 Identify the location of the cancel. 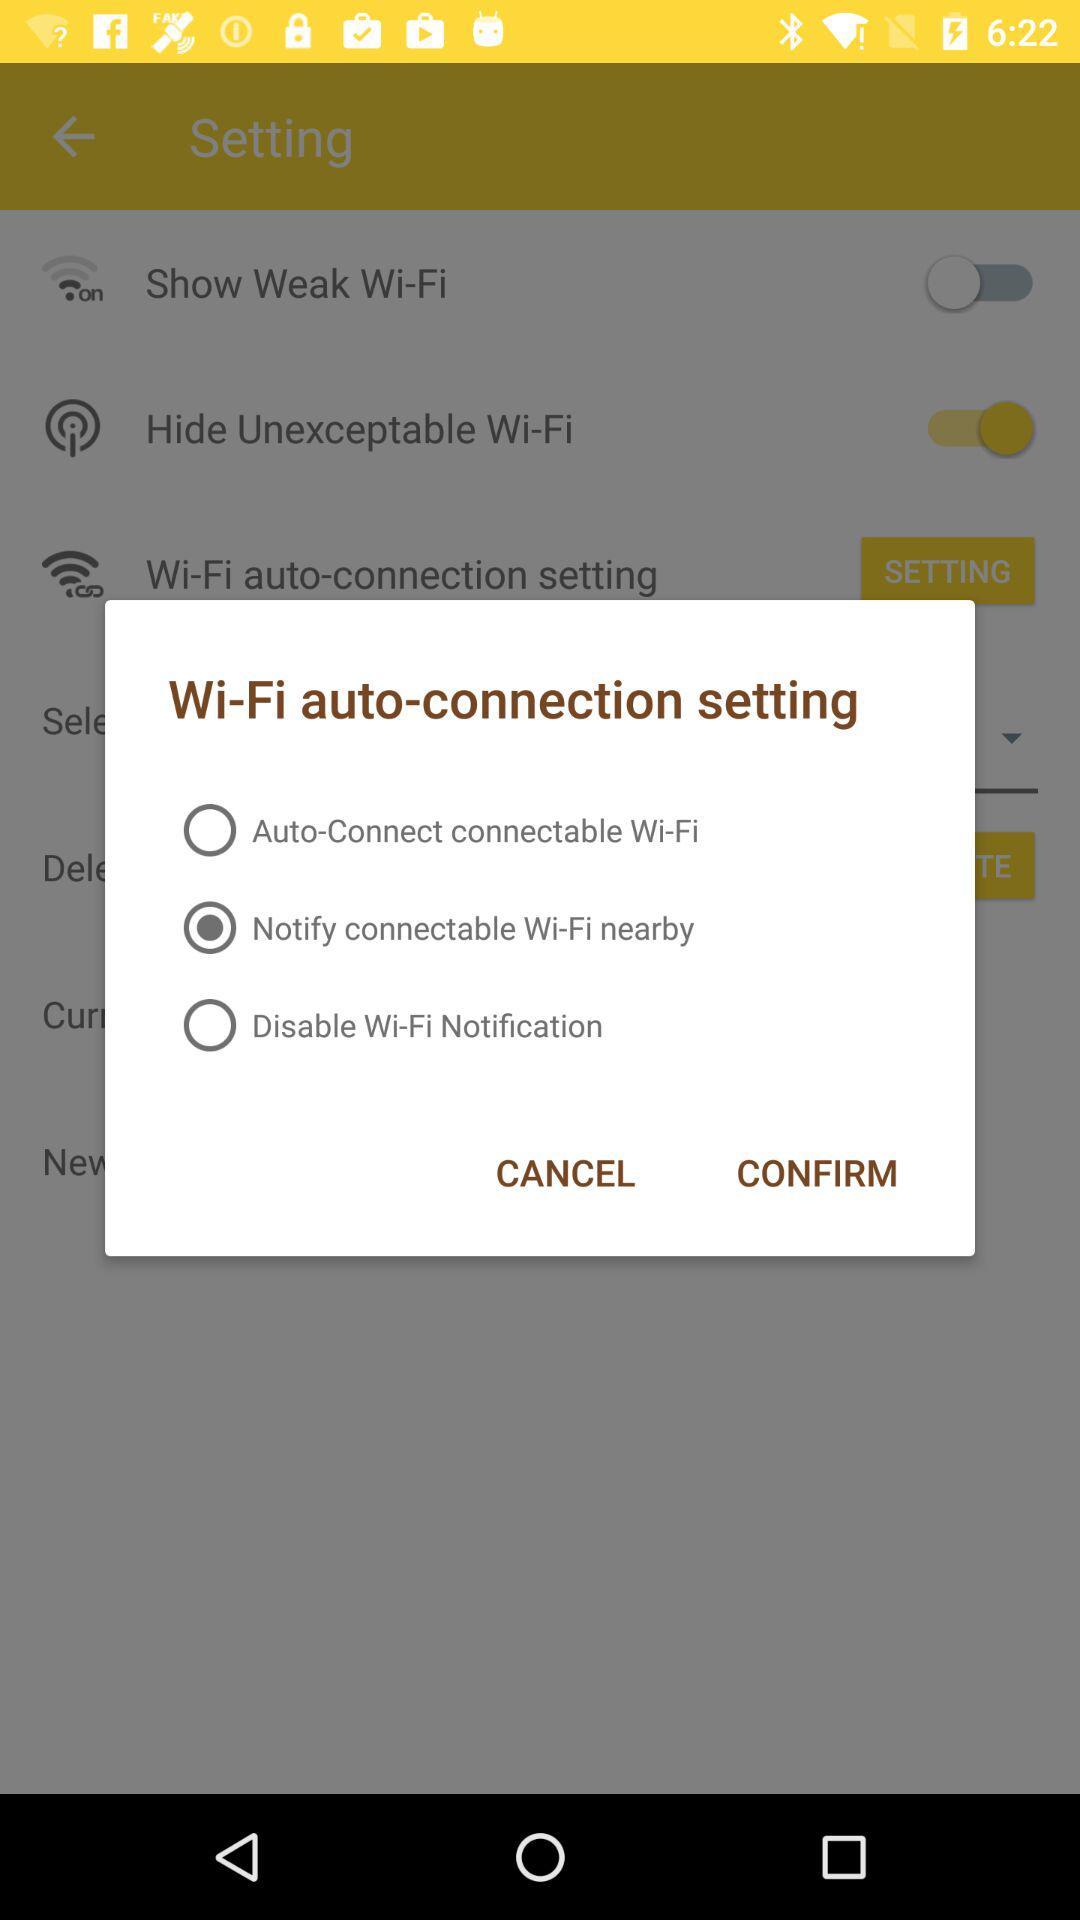
(565, 1172).